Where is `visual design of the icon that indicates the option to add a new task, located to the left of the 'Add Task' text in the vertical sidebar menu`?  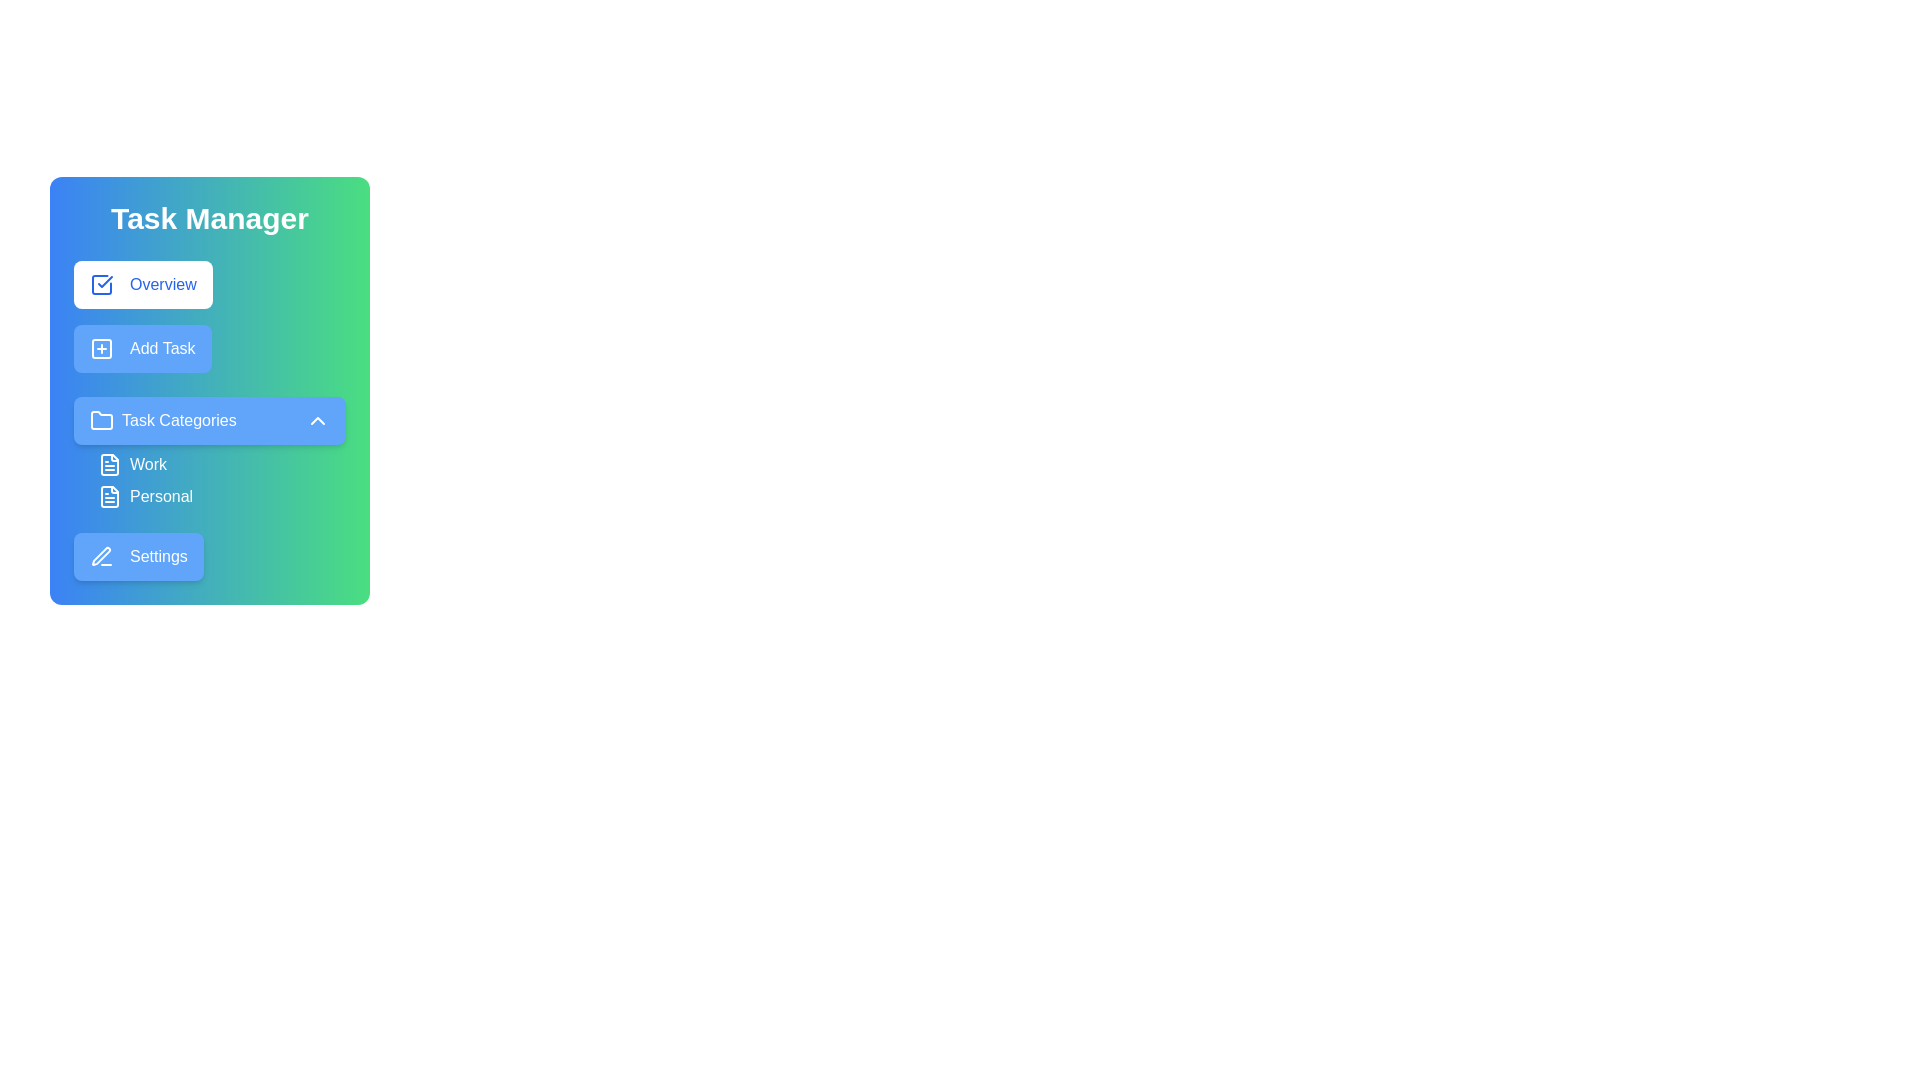
visual design of the icon that indicates the option to add a new task, located to the left of the 'Add Task' text in the vertical sidebar menu is located at coordinates (100, 347).